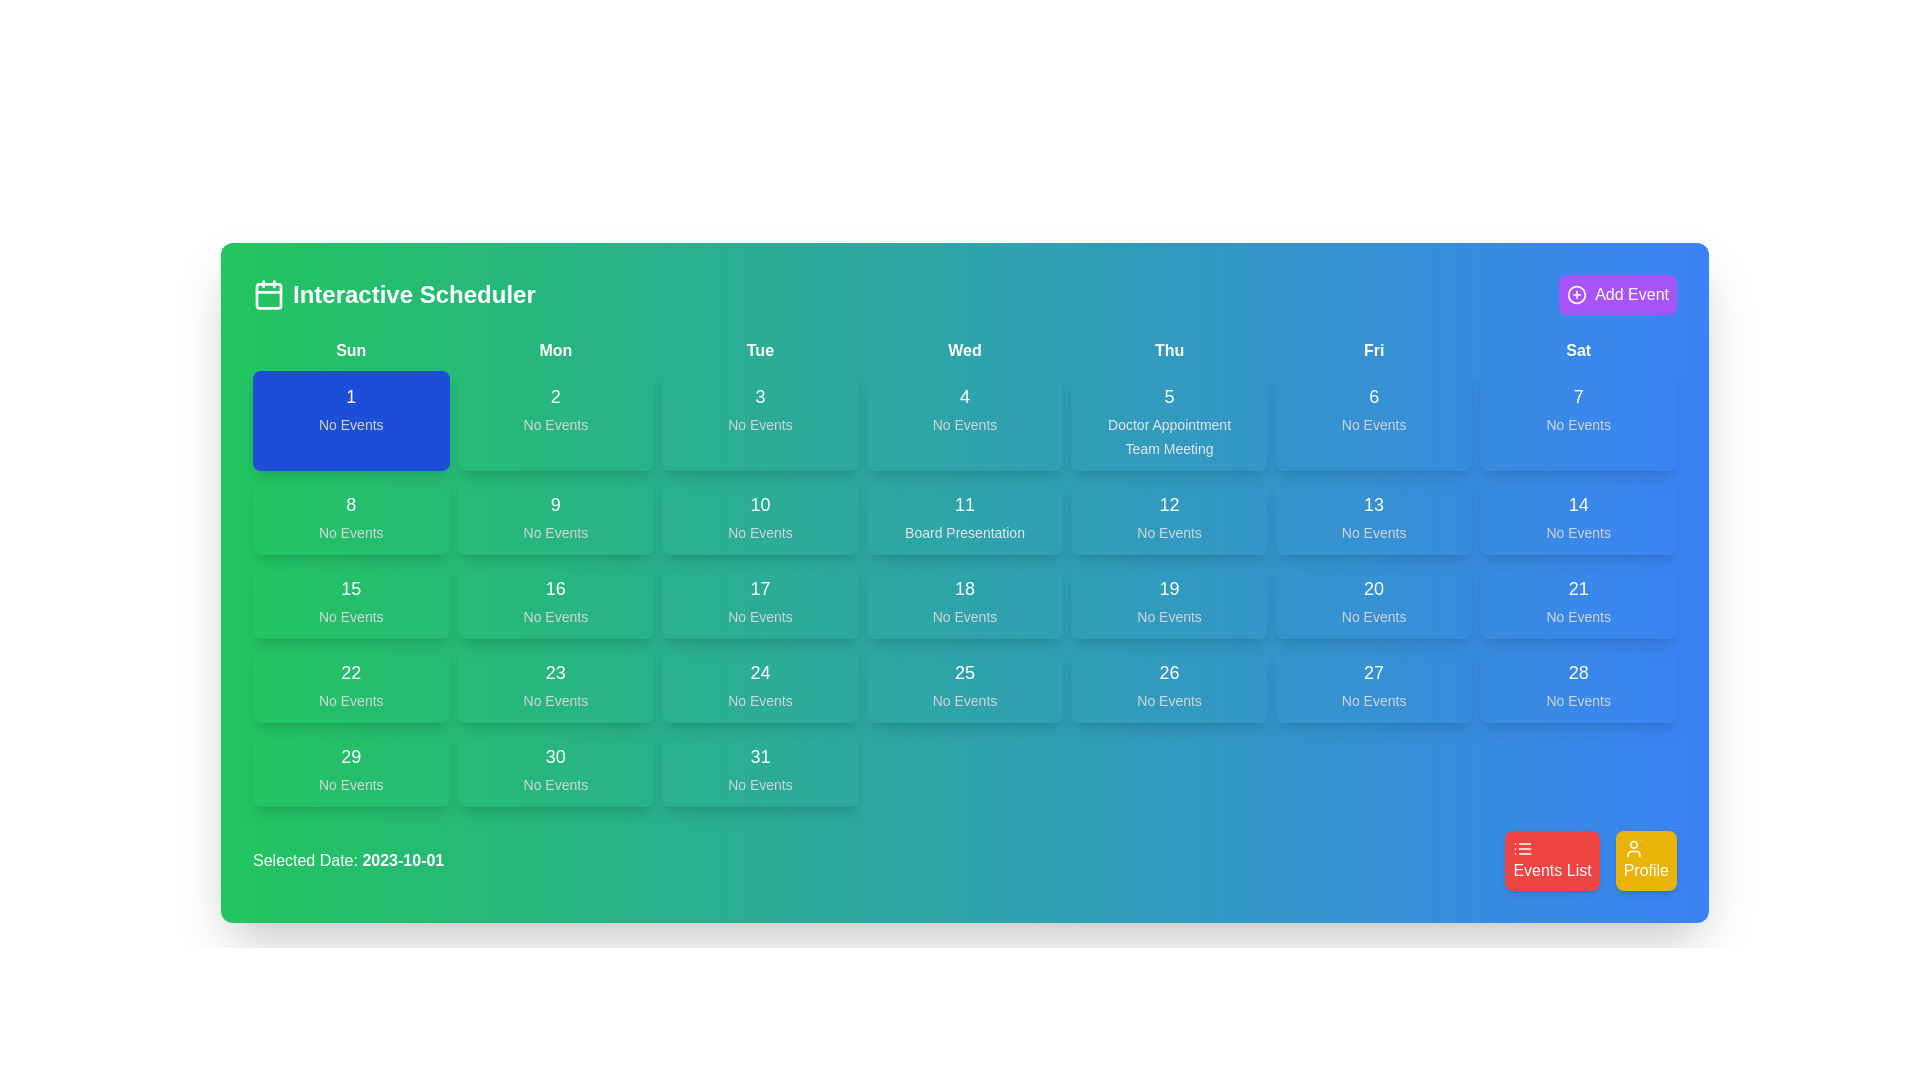 The width and height of the screenshot is (1920, 1080). What do you see at coordinates (1577, 684) in the screenshot?
I see `the Calendar Day Block representing Saturday, the 28th, which has a blue background and contains the text '28' and 'No Events'` at bounding box center [1577, 684].